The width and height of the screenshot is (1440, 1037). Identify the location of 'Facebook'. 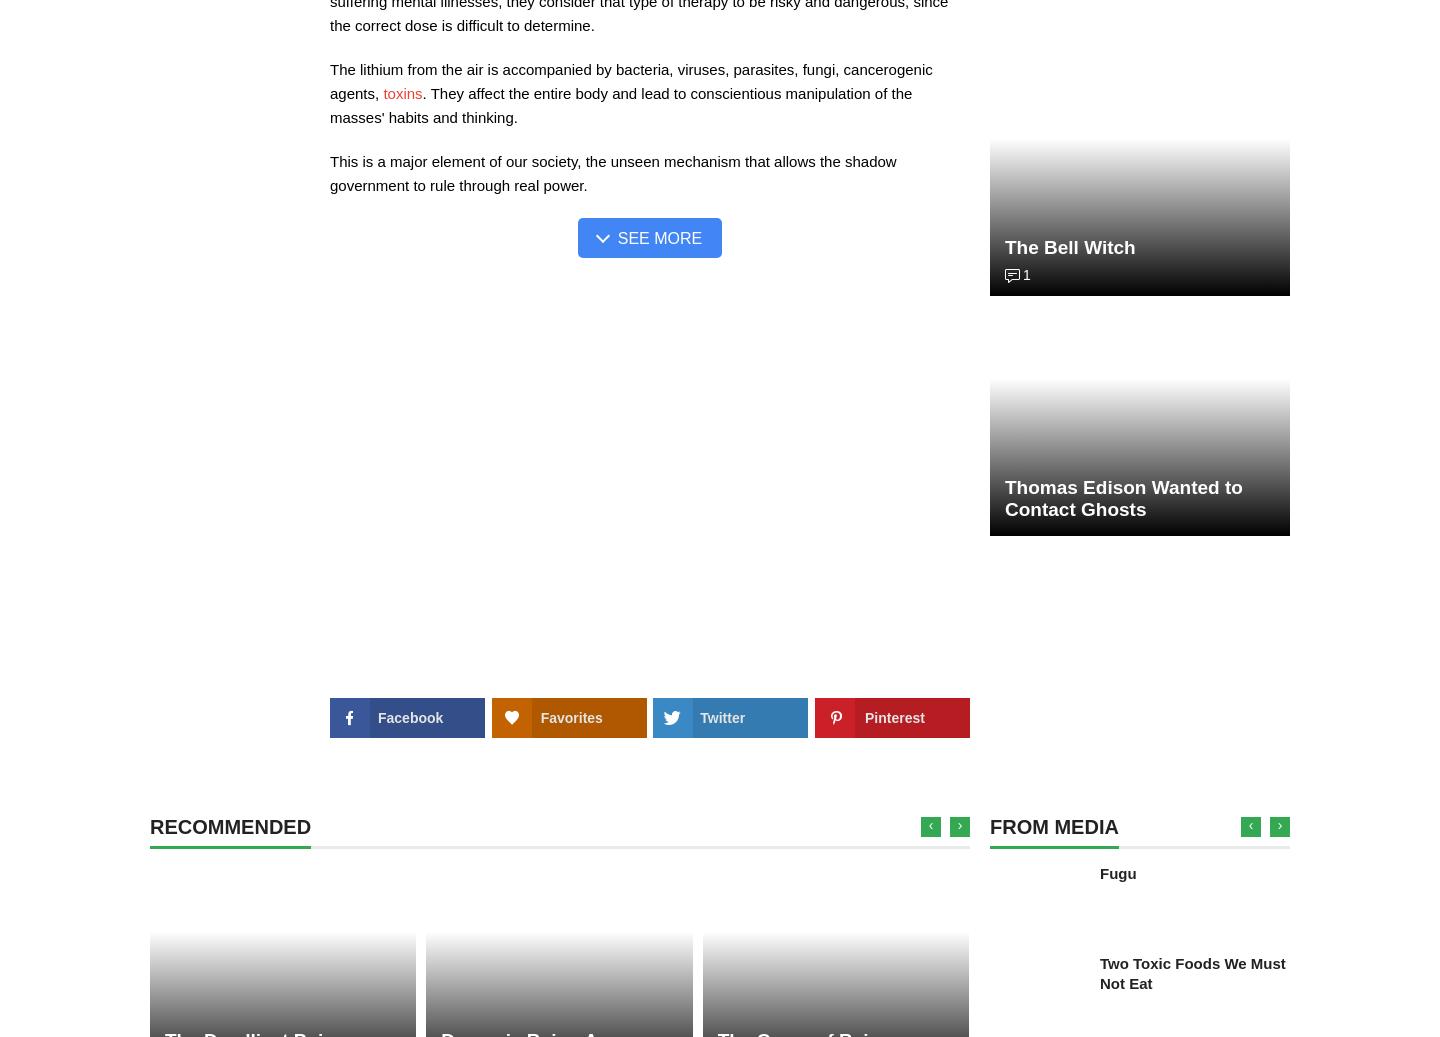
(409, 718).